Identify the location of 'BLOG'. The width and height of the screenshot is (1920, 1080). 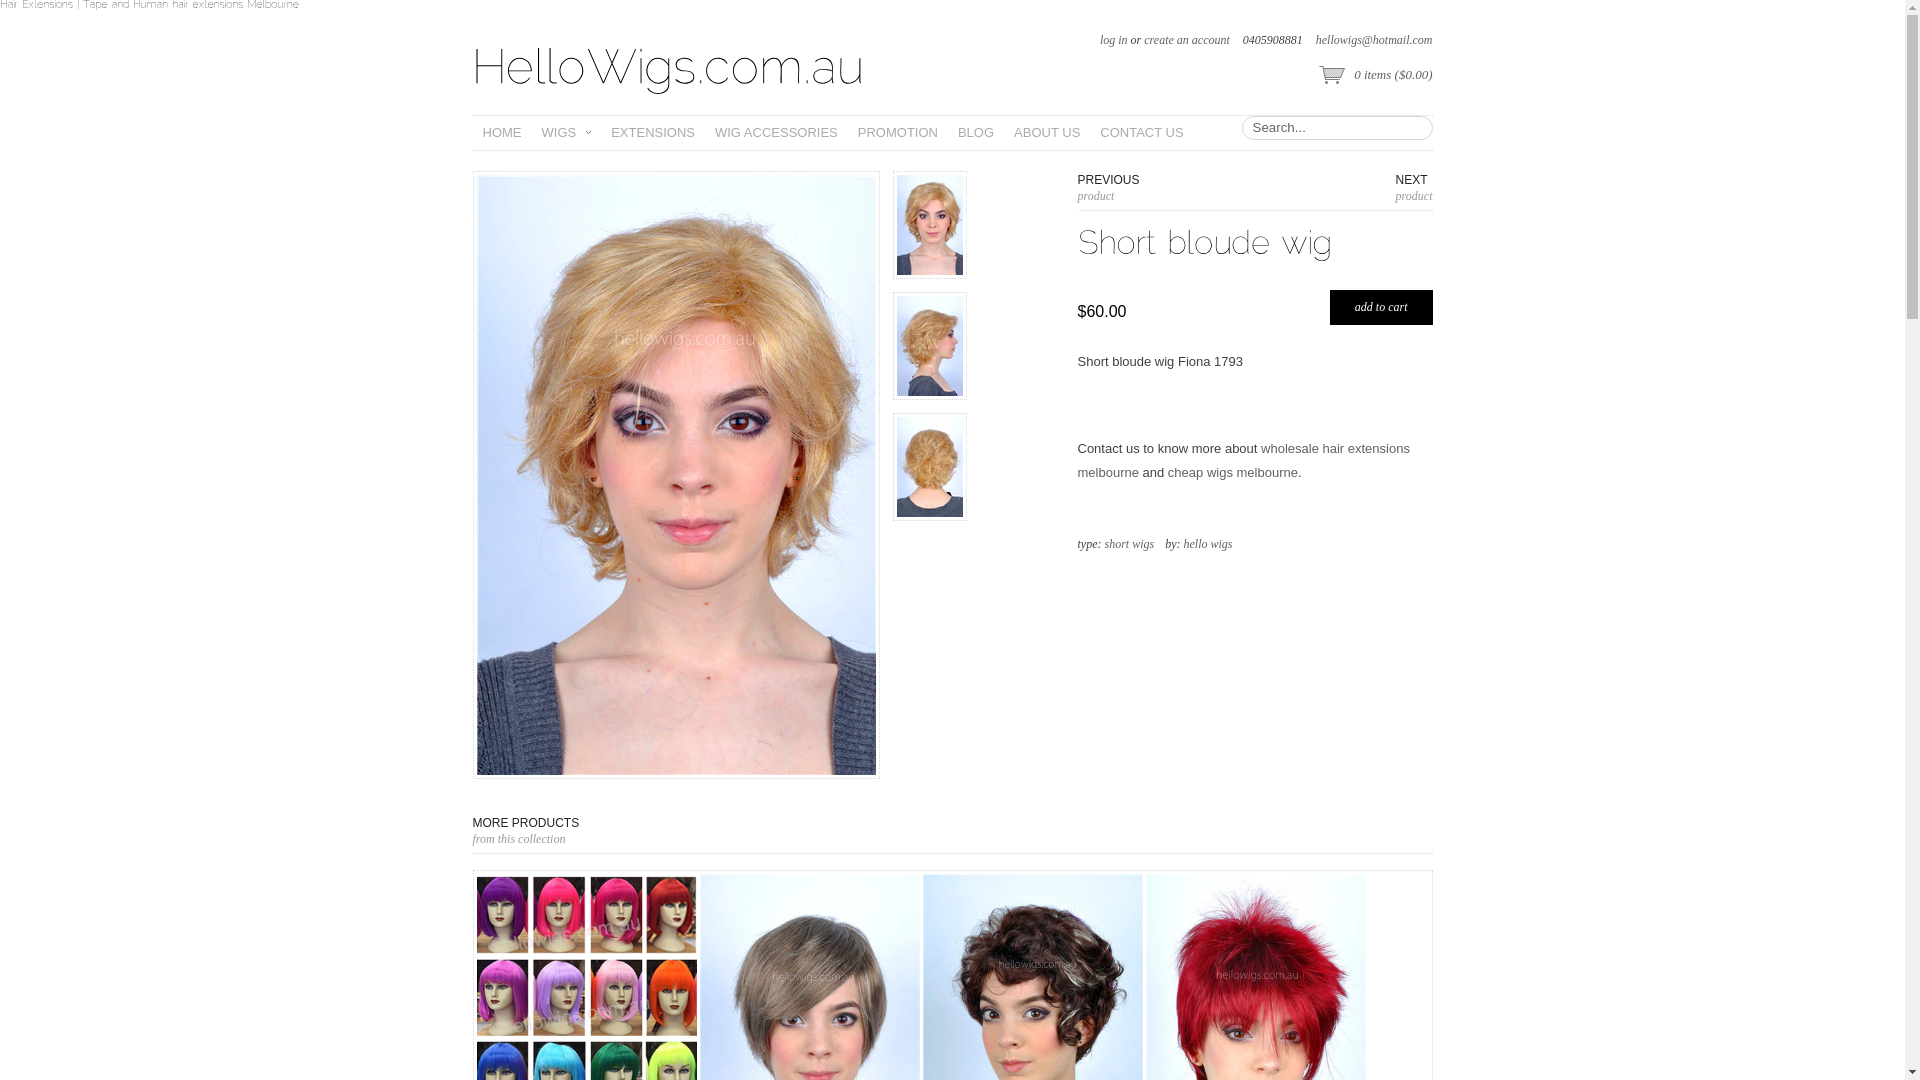
(975, 132).